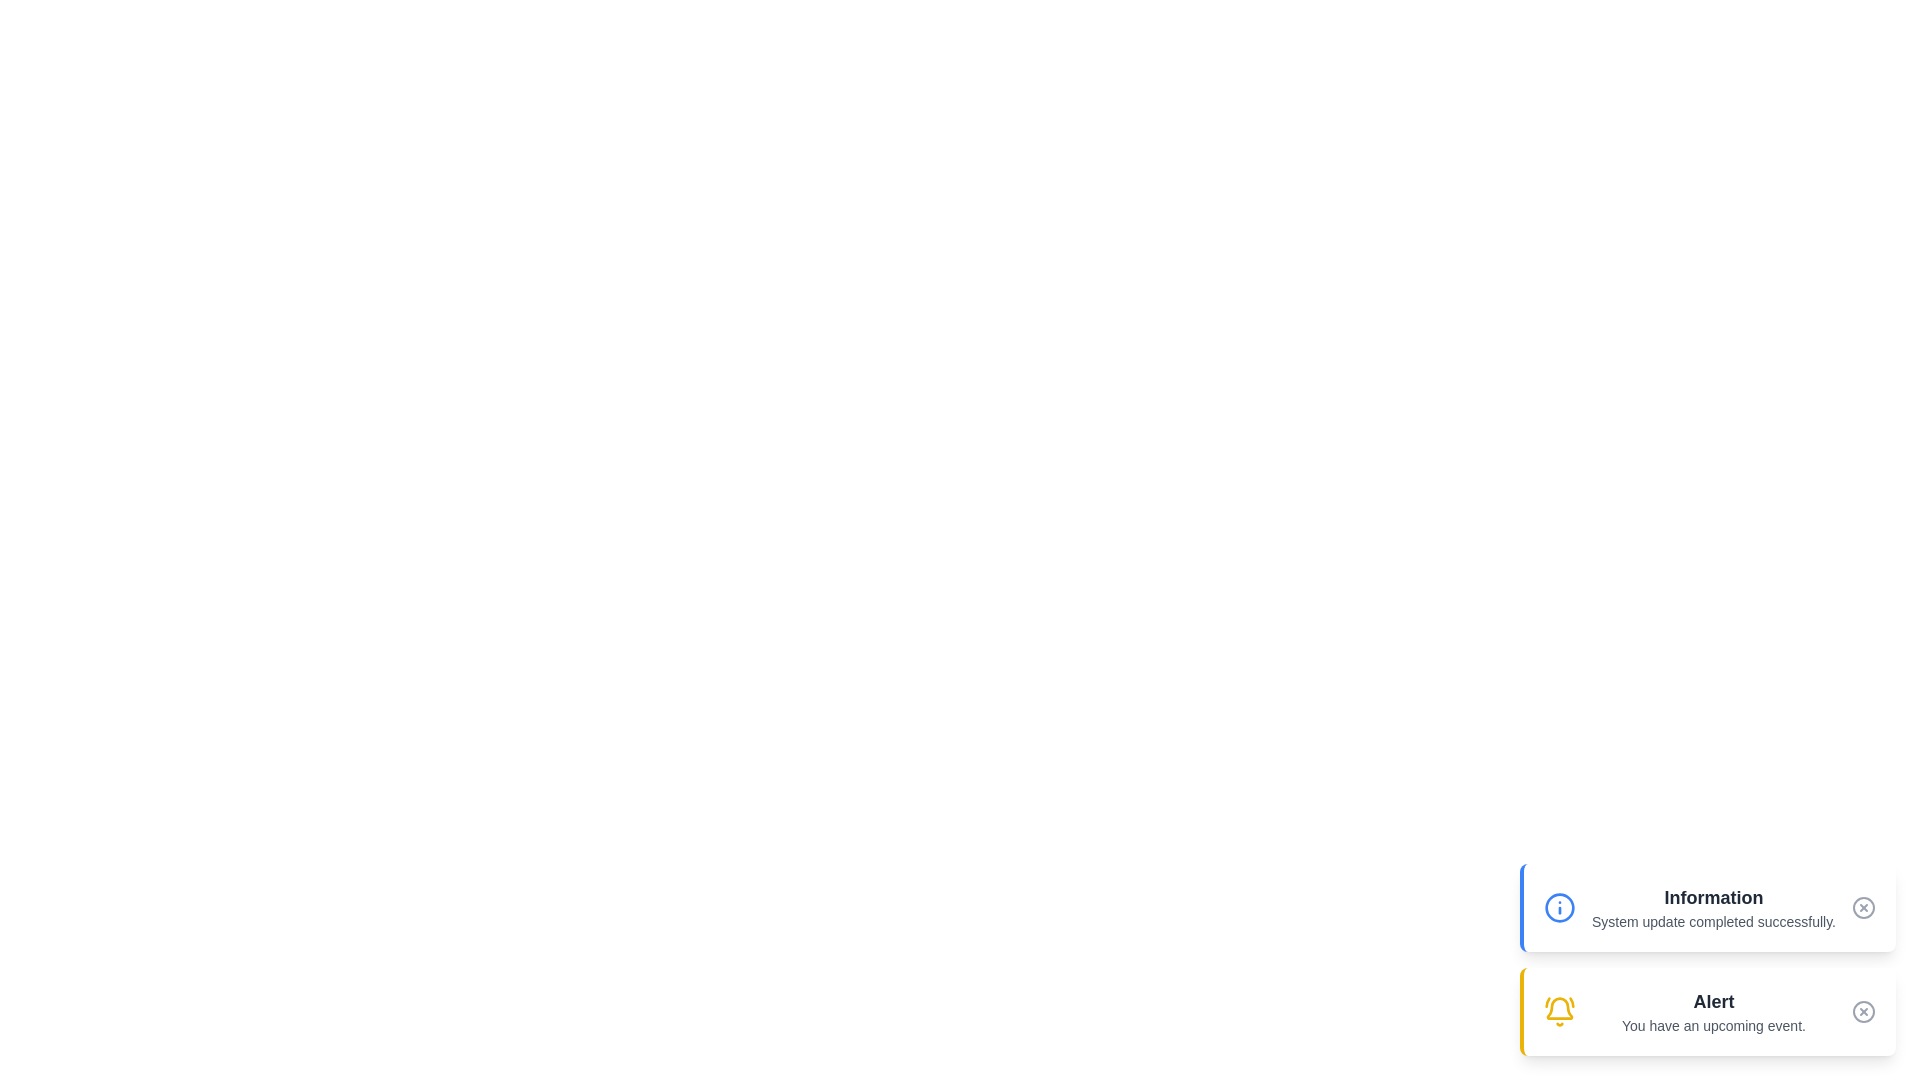  Describe the element at coordinates (1712, 1011) in the screenshot. I see `the text of the notification titled 'Alert'` at that location.